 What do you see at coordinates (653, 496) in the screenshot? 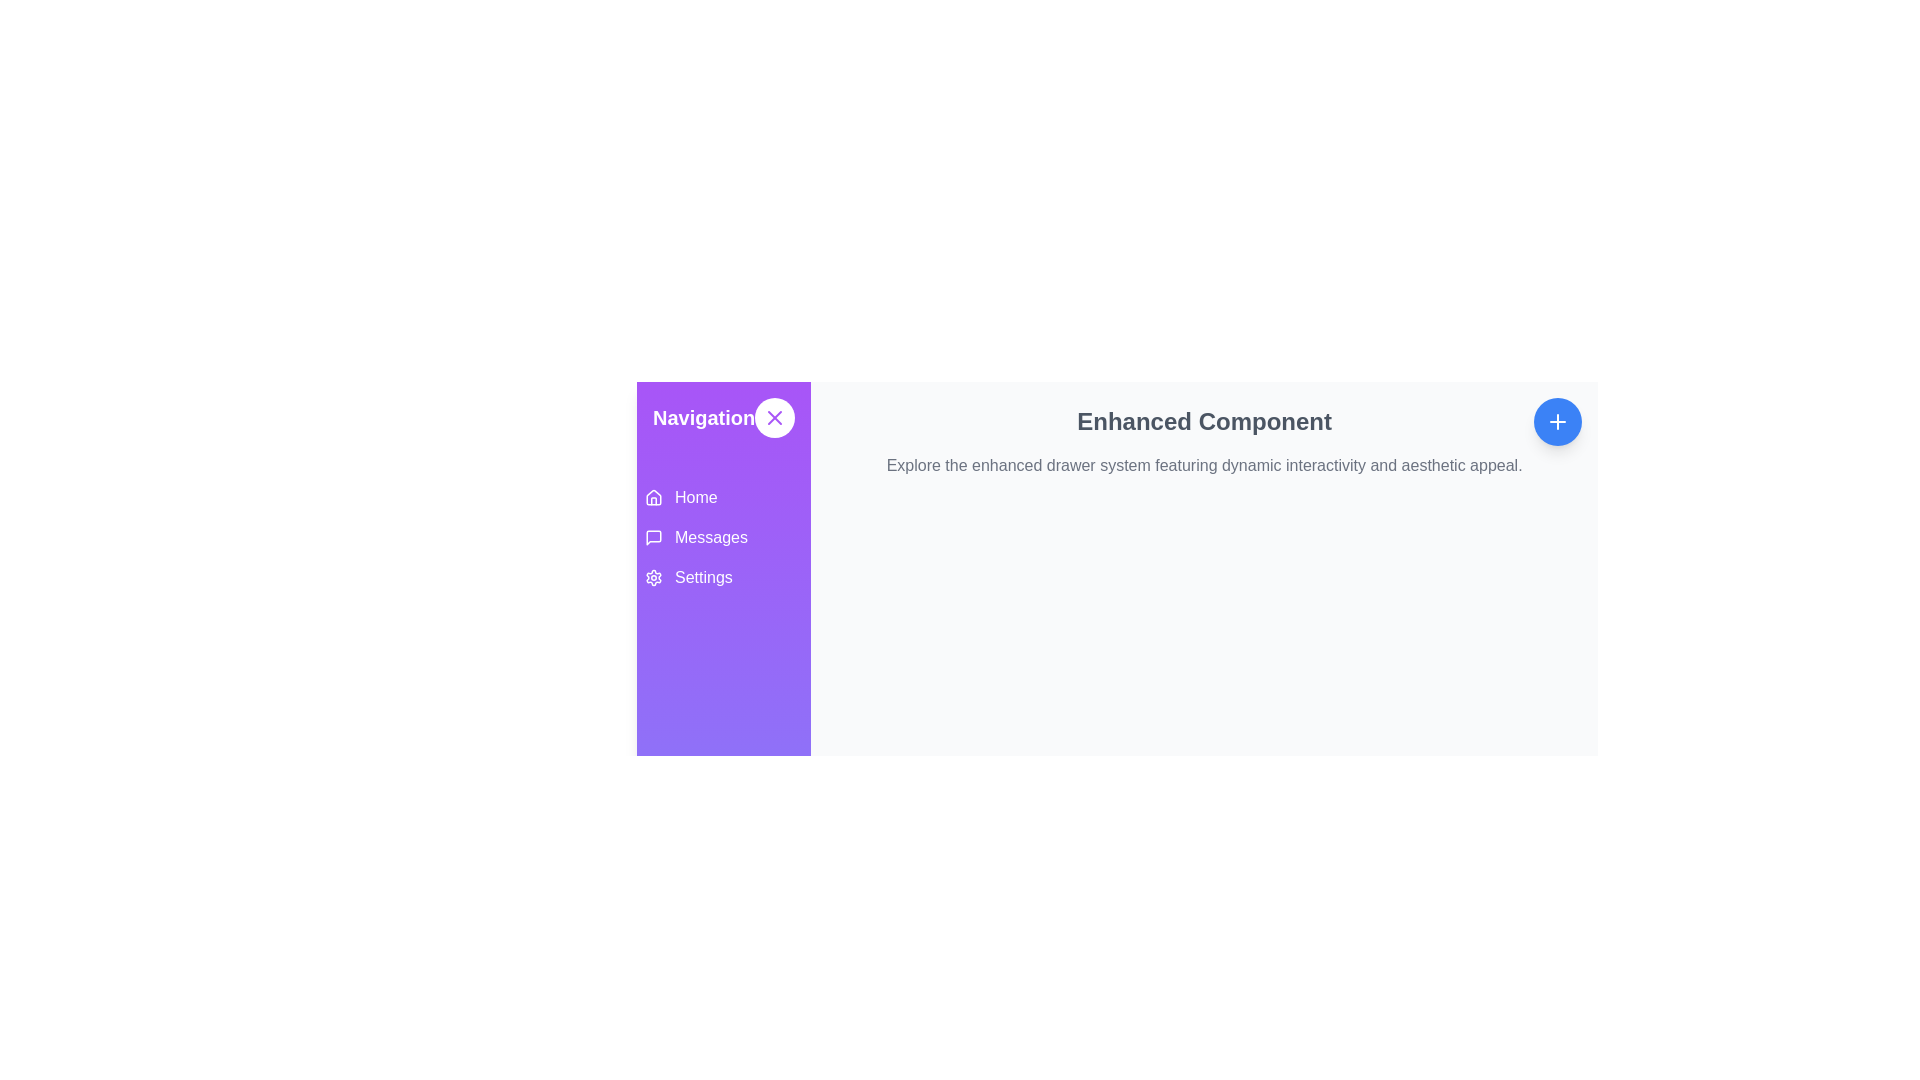
I see `the house icon located in the sidebar navigation at the top of the 'Home' tab section, which is styled with a minimalist outline design` at bounding box center [653, 496].